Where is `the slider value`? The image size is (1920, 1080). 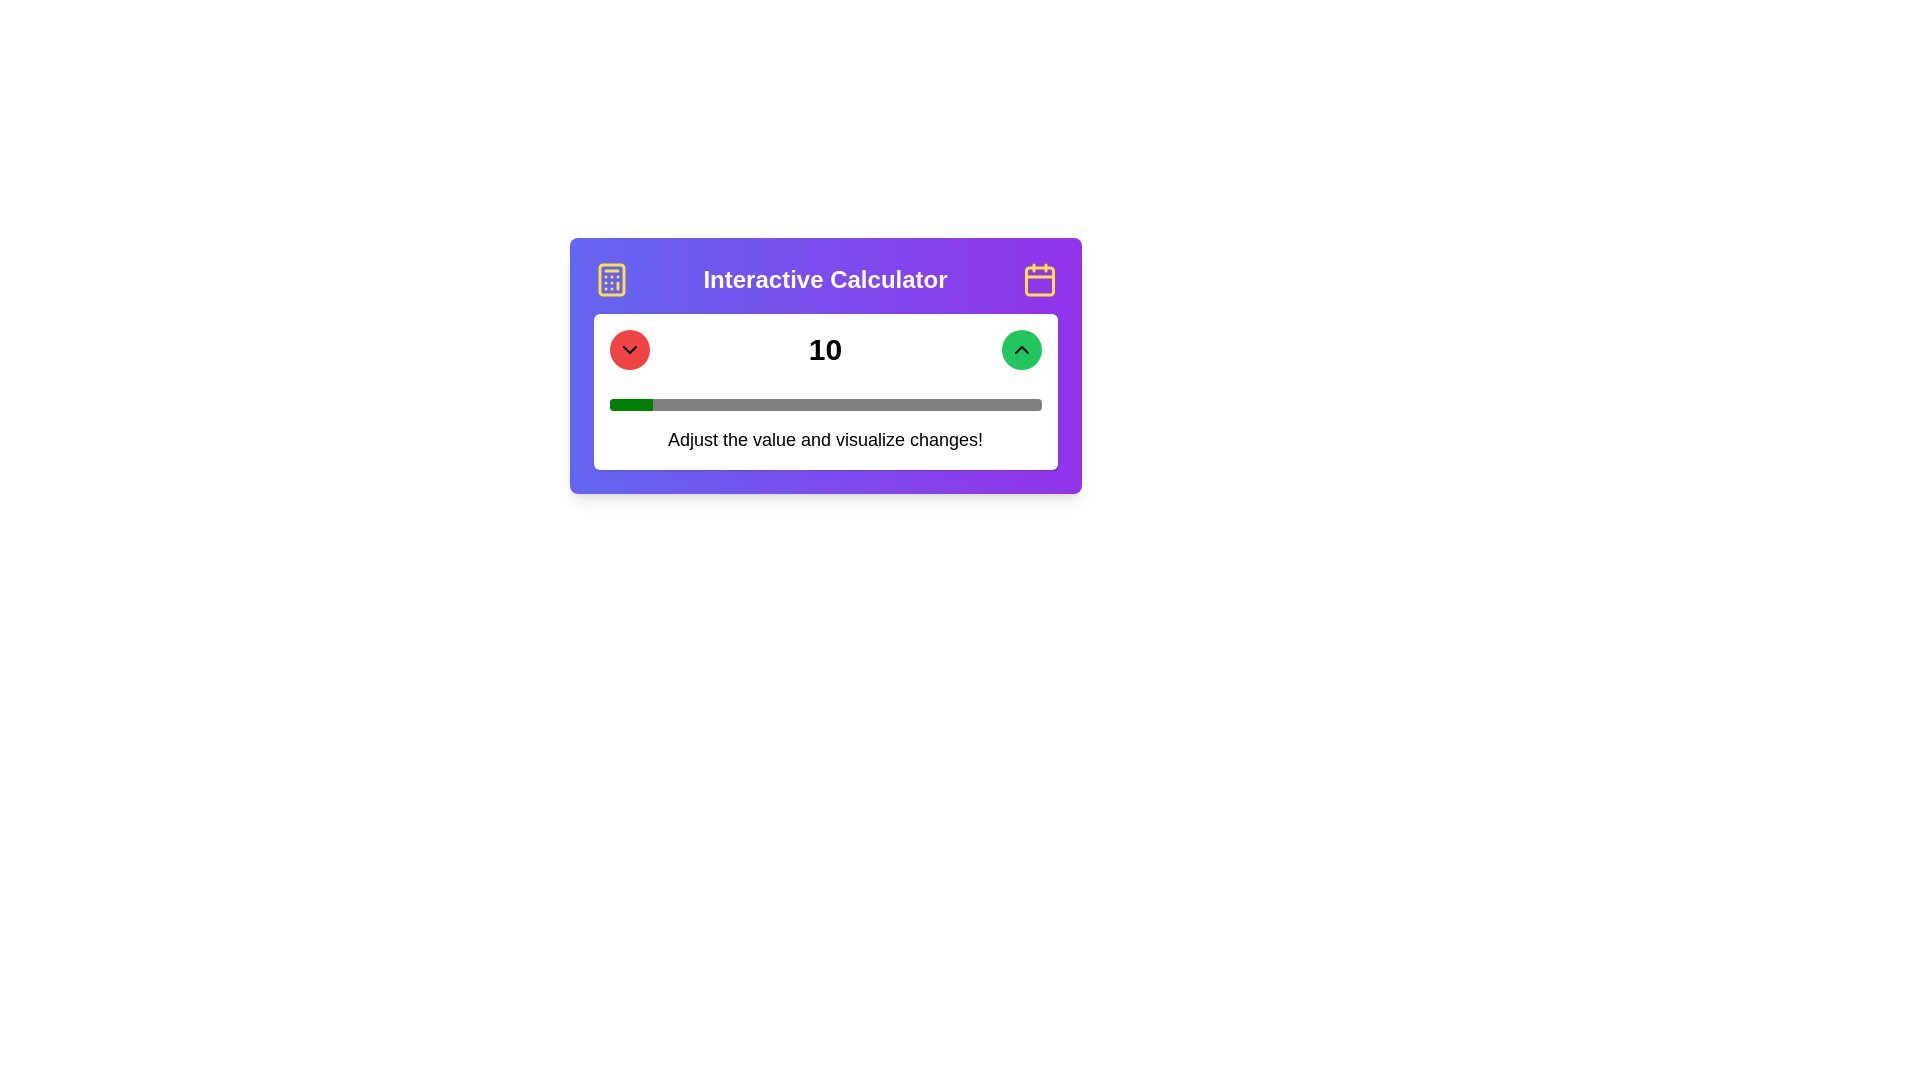 the slider value is located at coordinates (936, 405).